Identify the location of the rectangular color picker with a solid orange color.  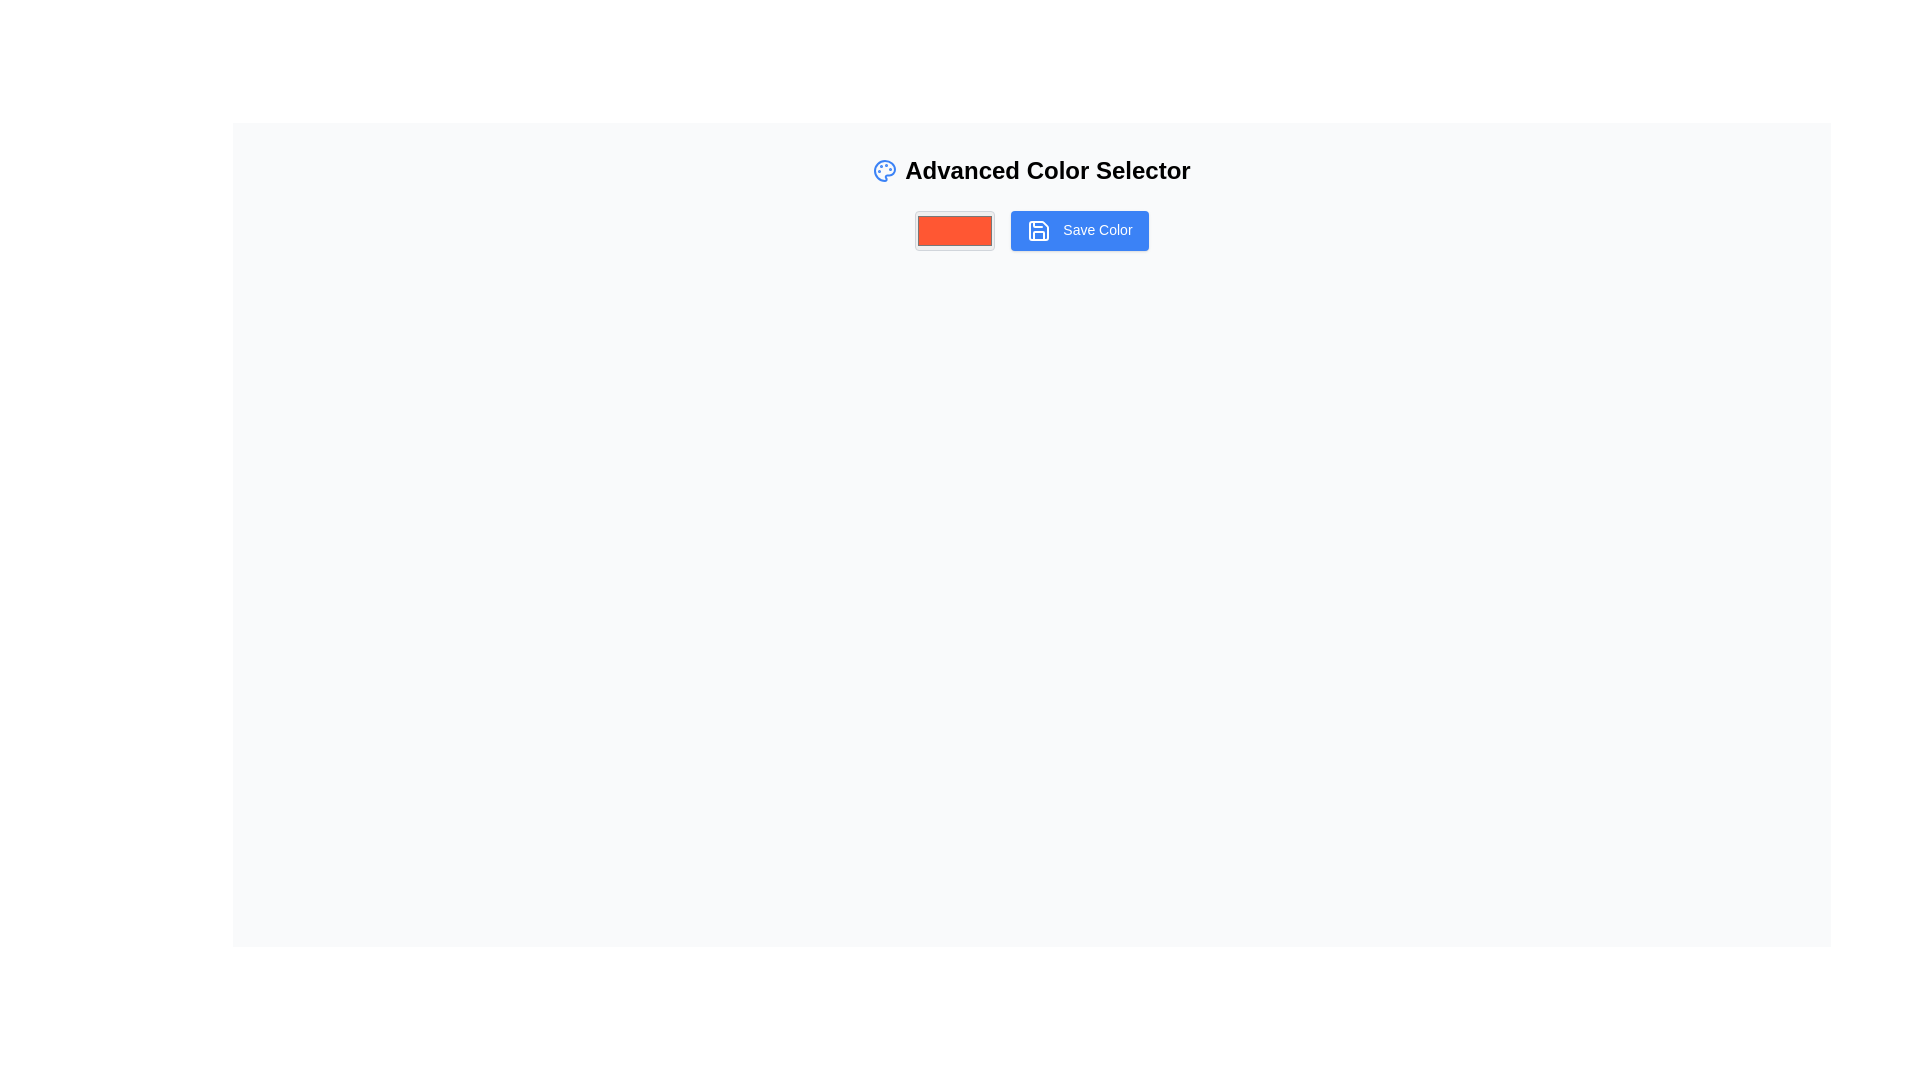
(954, 230).